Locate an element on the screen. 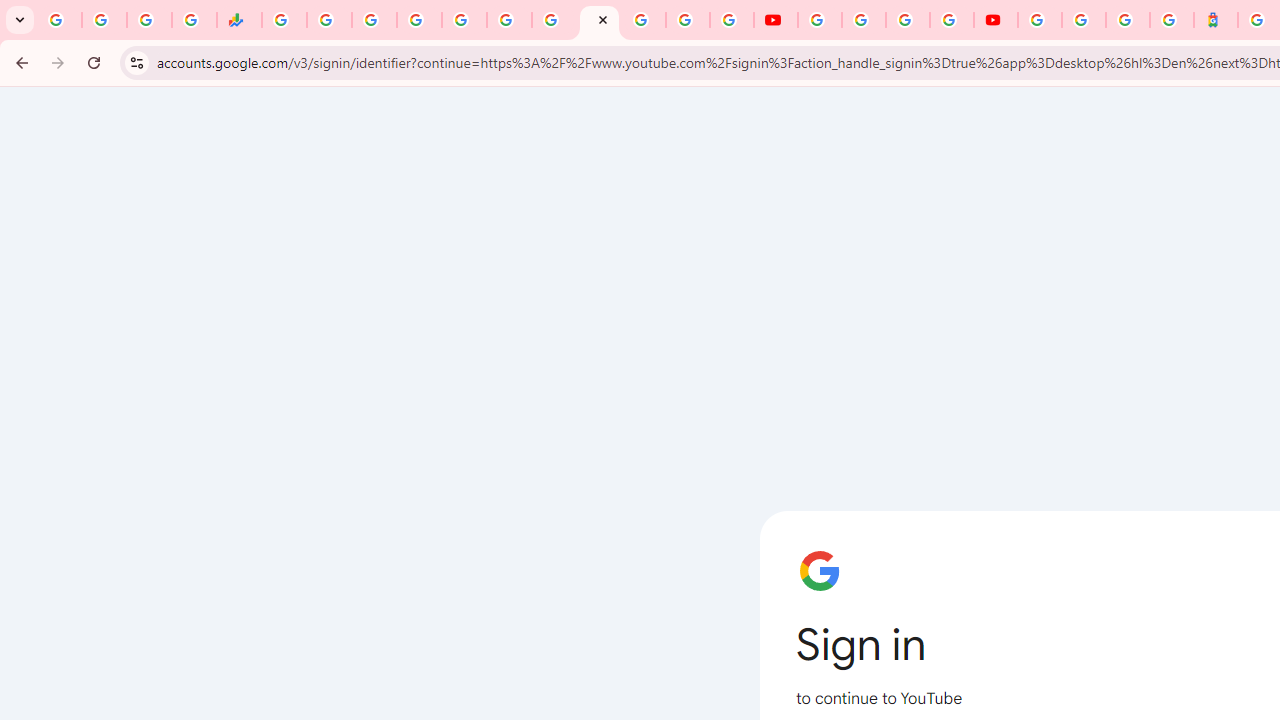  'Android TV Policies and Guidelines - Transparency Center' is located at coordinates (554, 20).